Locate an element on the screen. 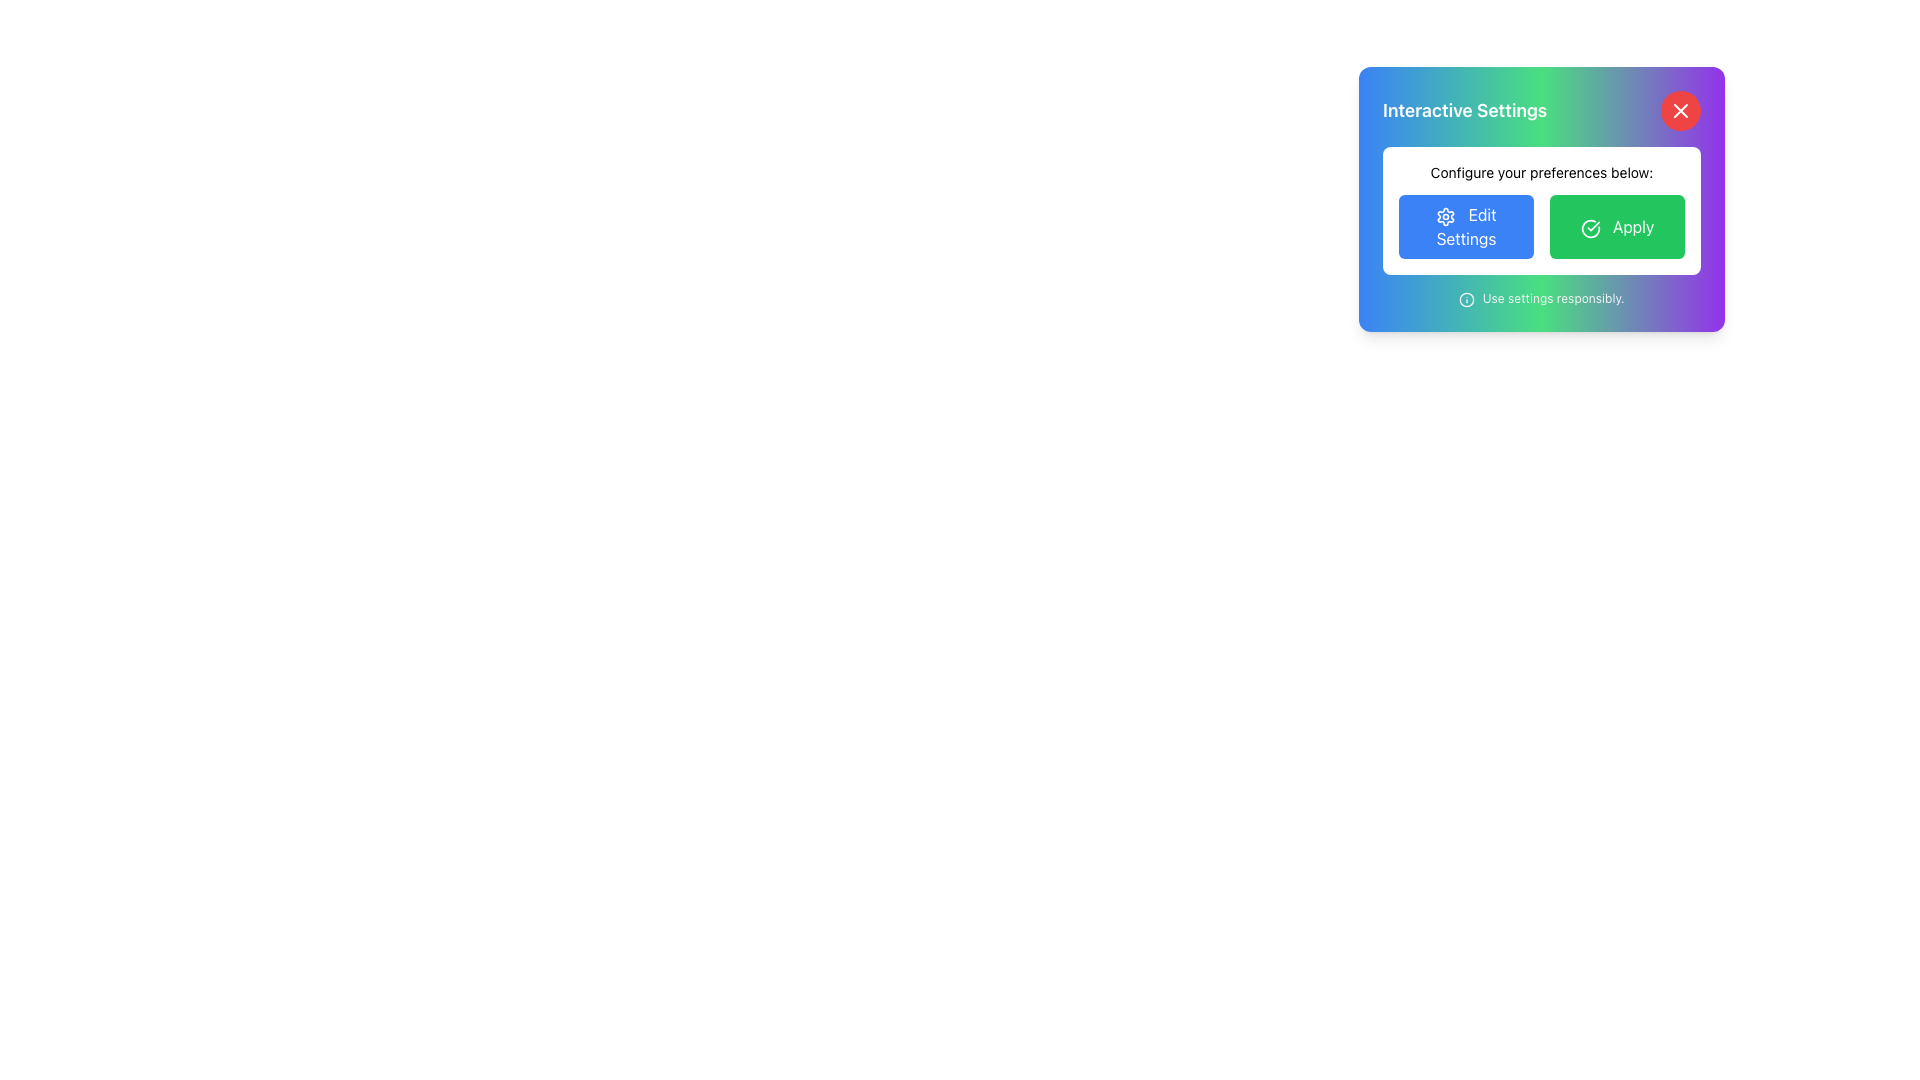 Image resolution: width=1920 pixels, height=1080 pixels. the gear-shaped icon that symbolizes settings, located to the left of the 'Edit Settings' button within the dialog box is located at coordinates (1446, 216).